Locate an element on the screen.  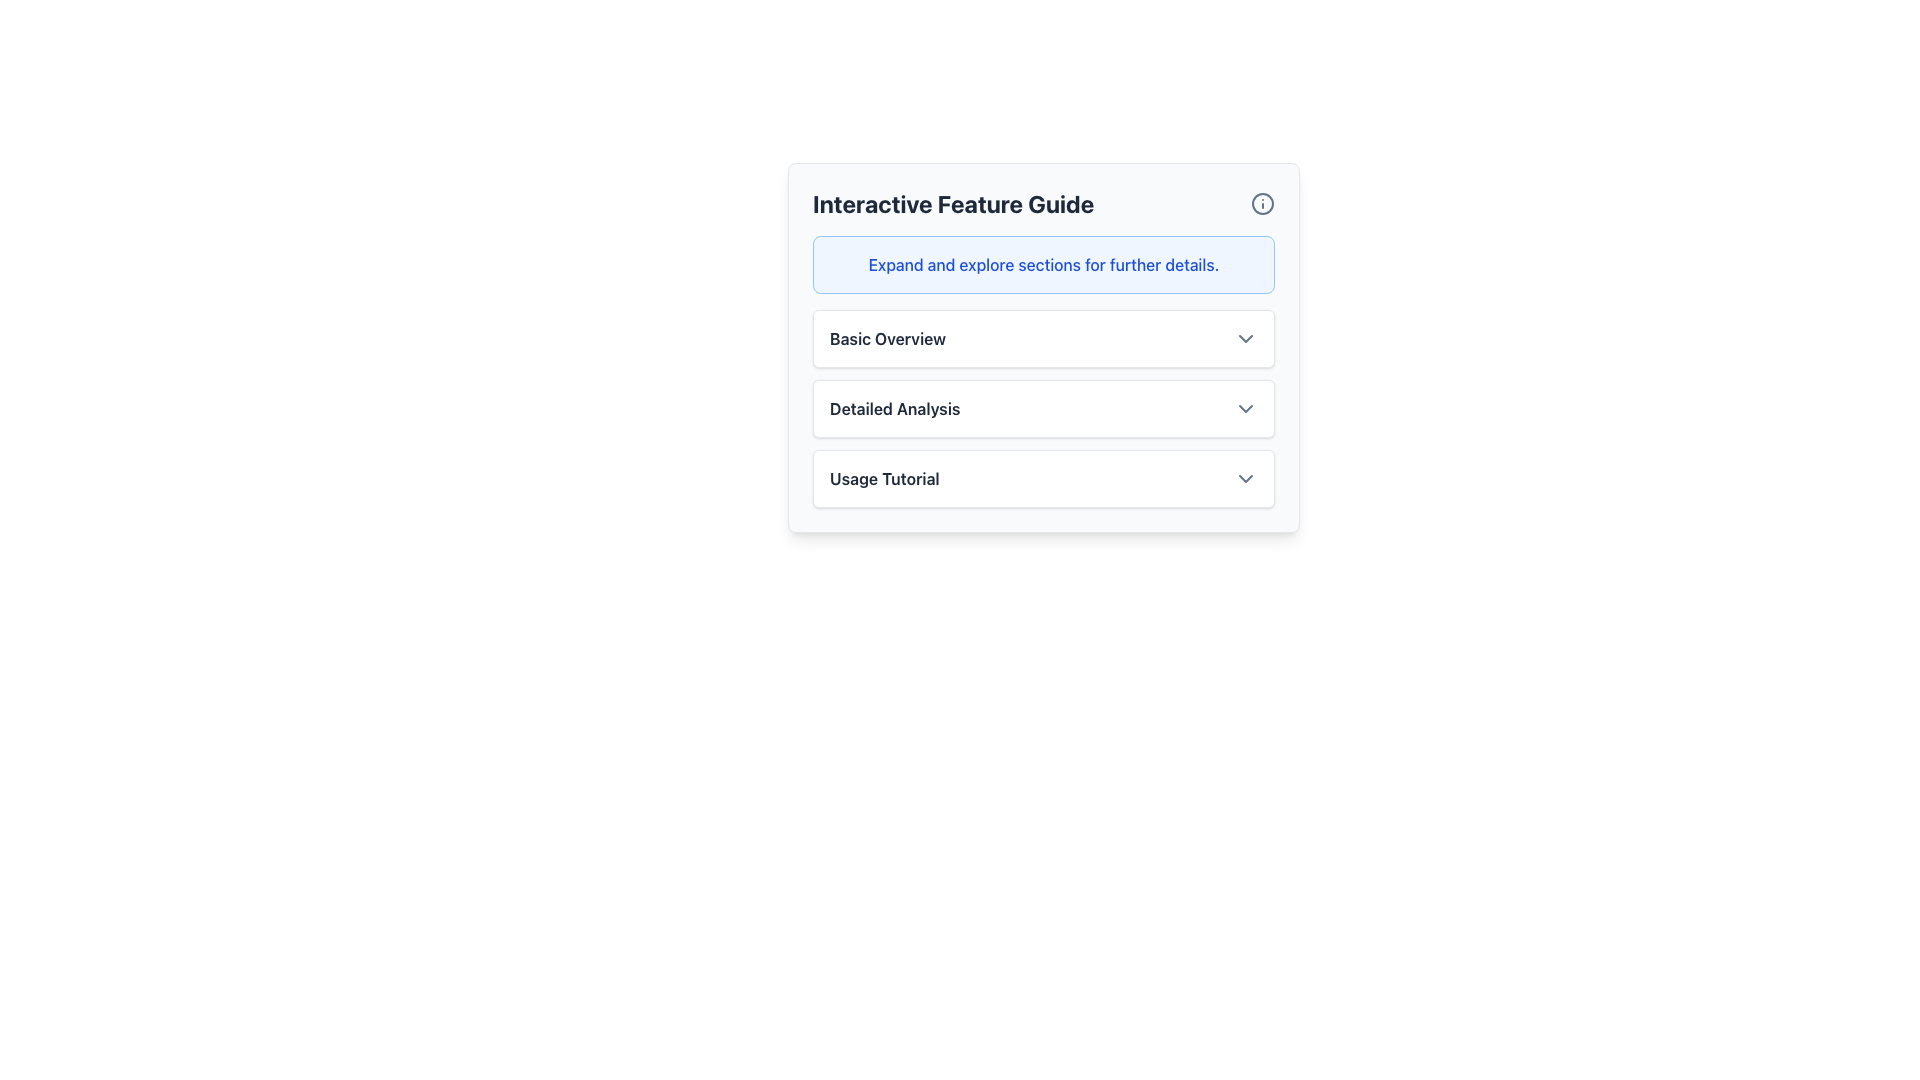
the informational box in the 'Interactive Feature Guide' panel to get more details is located at coordinates (1042, 346).